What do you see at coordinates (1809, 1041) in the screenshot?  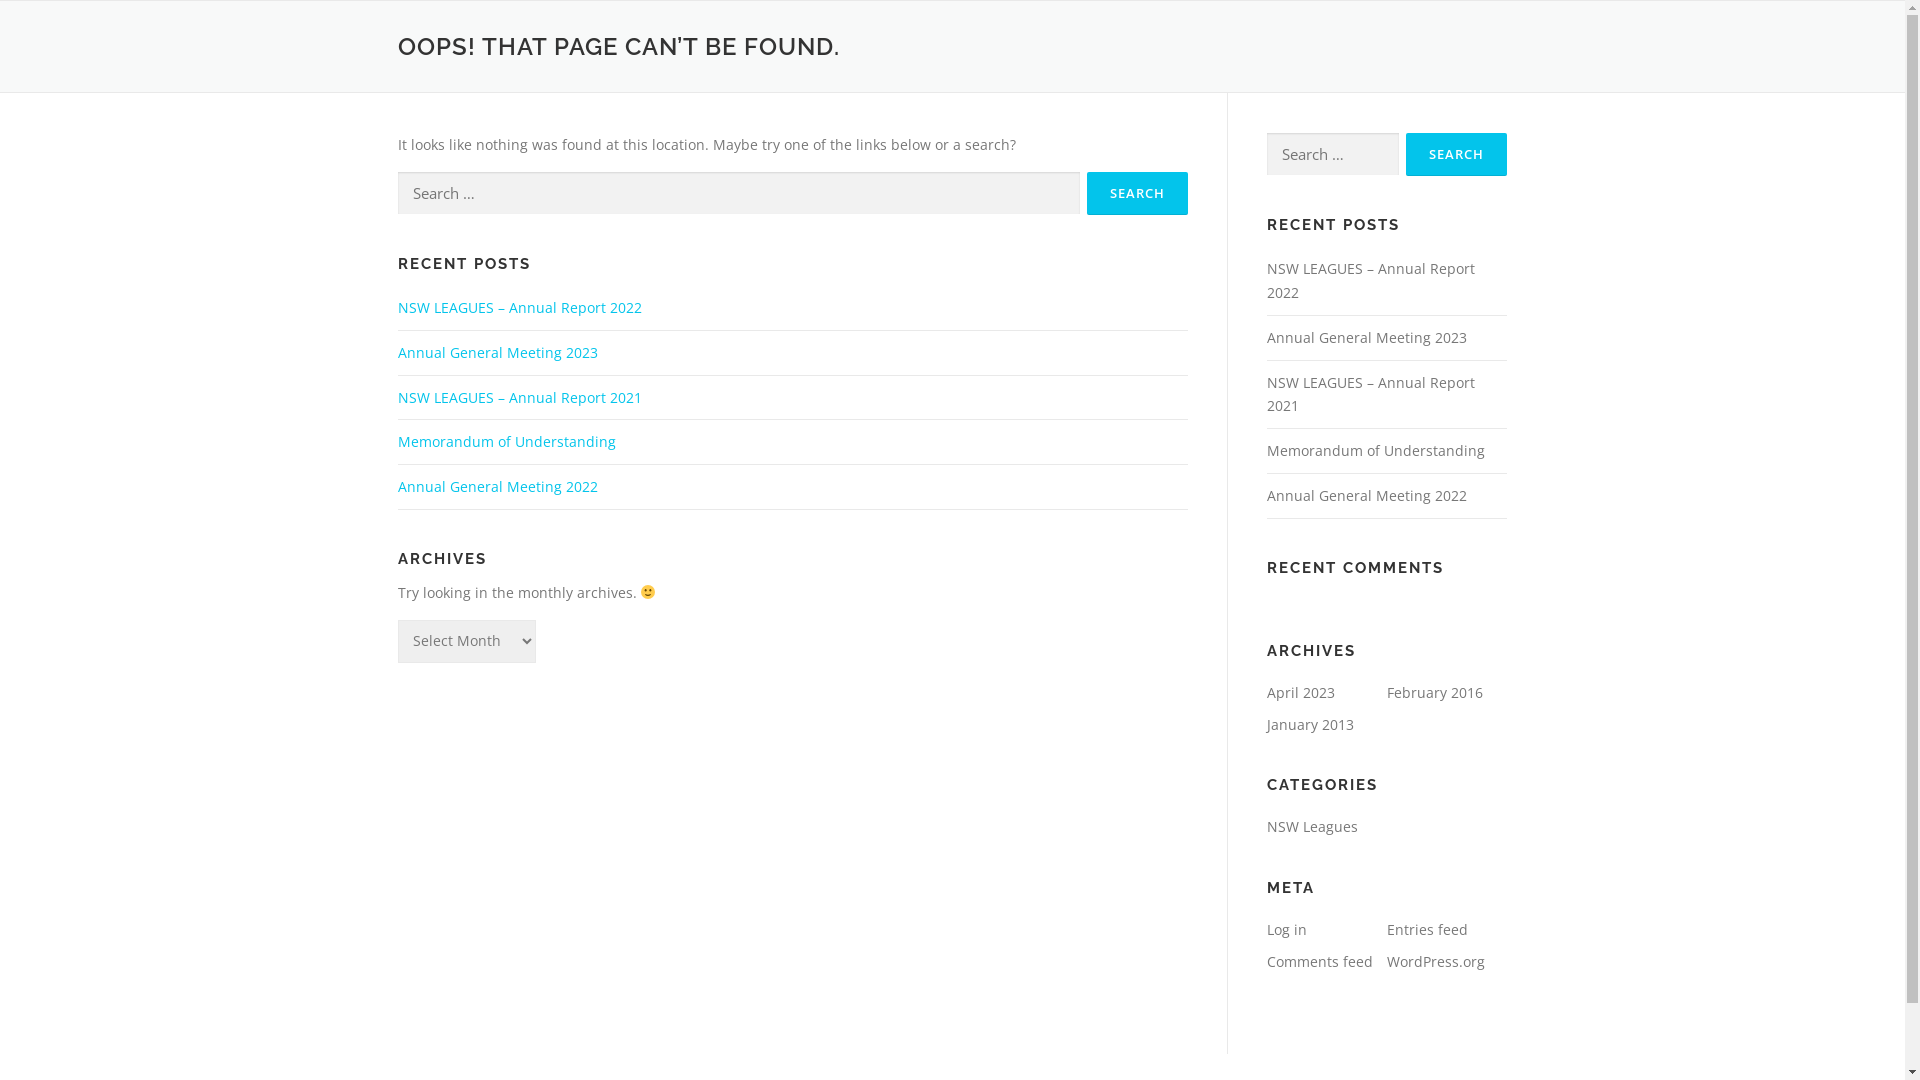 I see `'Back To Top'` at bounding box center [1809, 1041].